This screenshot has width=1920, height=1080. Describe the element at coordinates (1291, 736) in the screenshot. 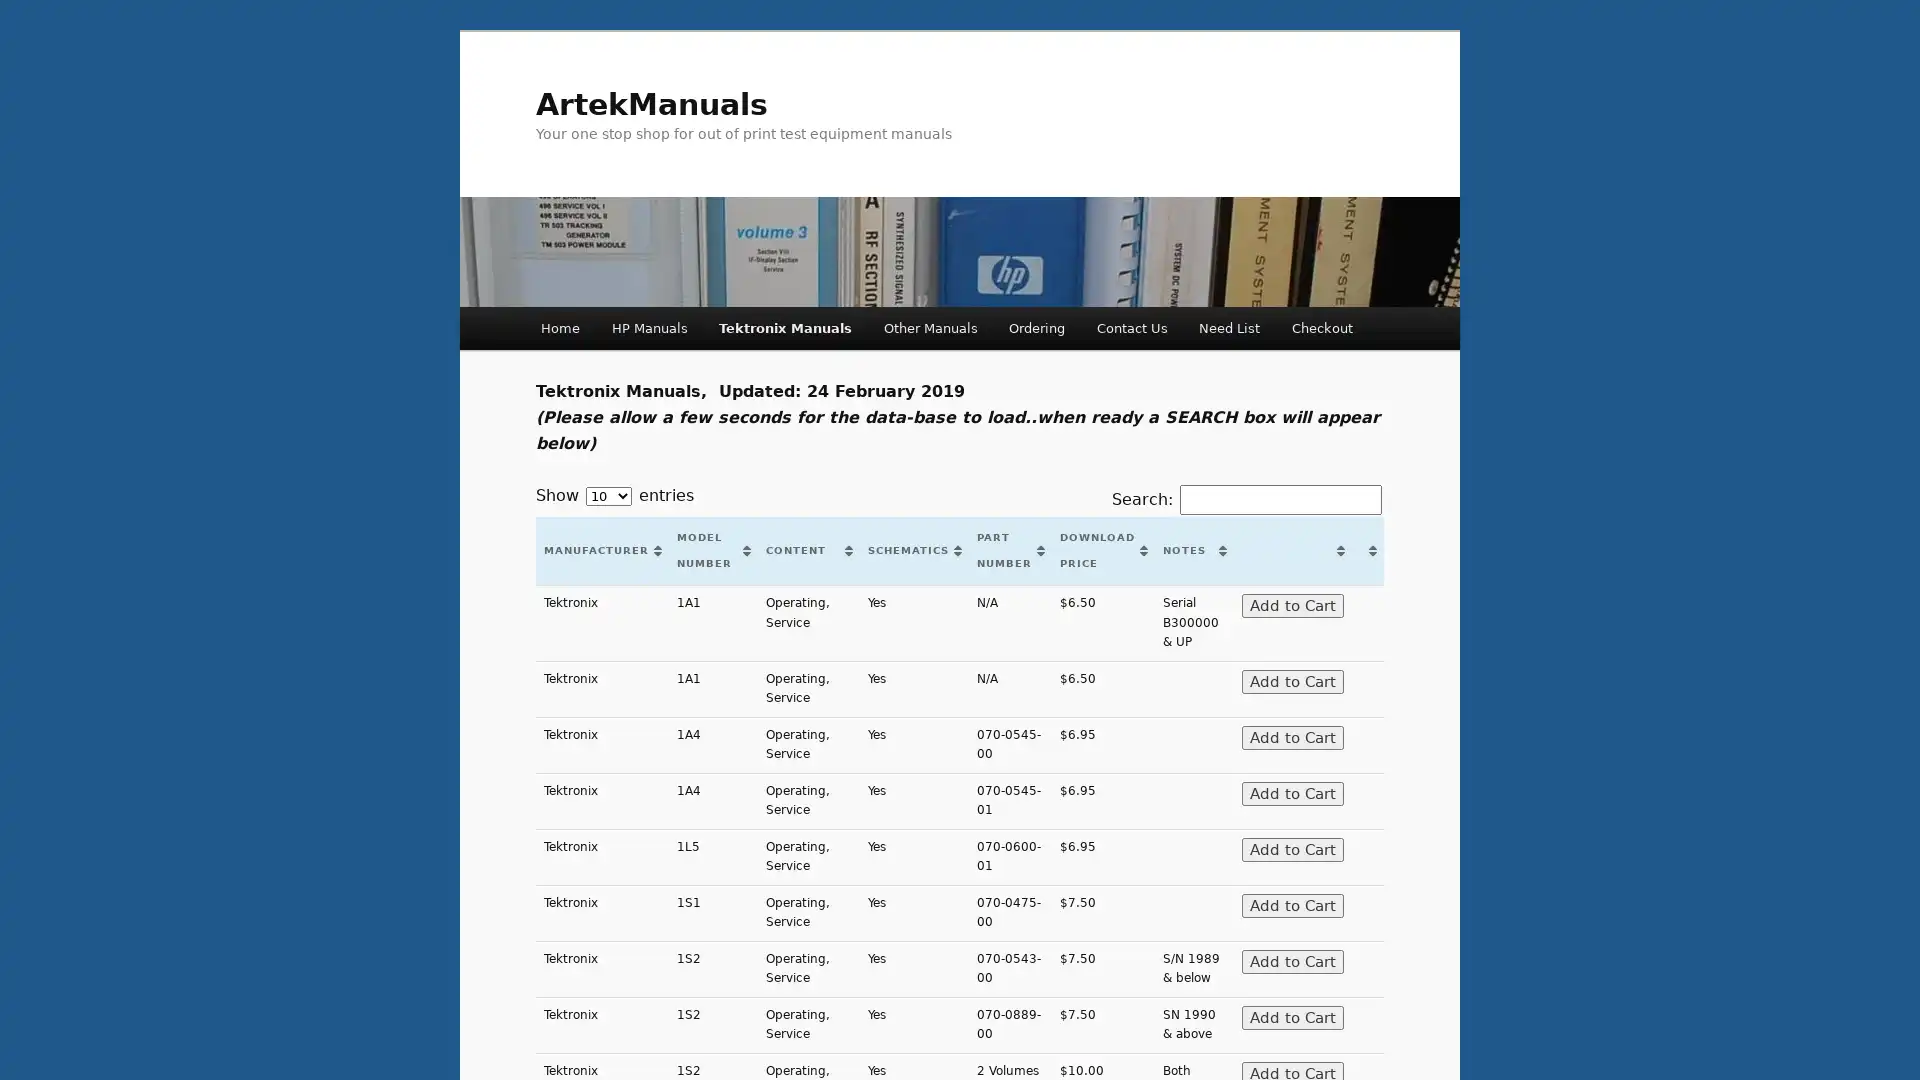

I see `Add to Cart` at that location.